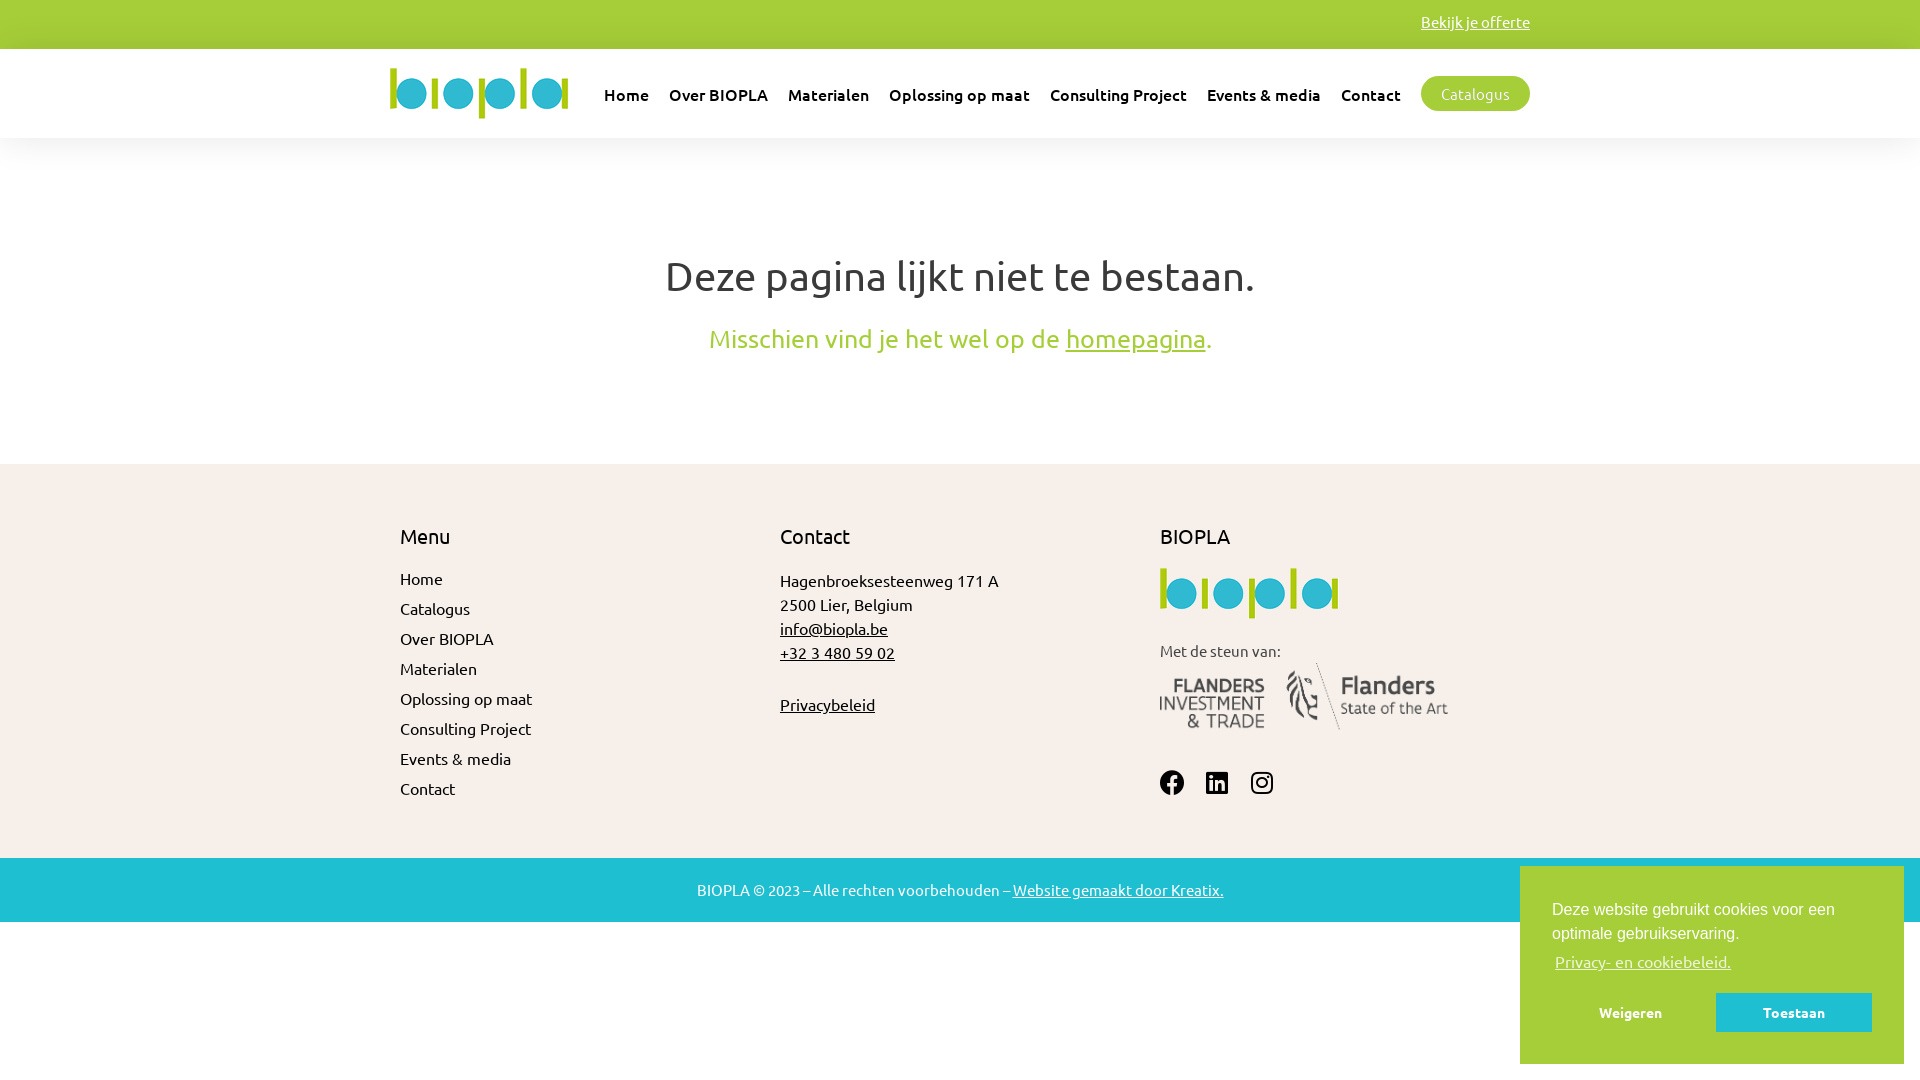 The image size is (1920, 1080). What do you see at coordinates (1419, 21) in the screenshot?
I see `'Bekijk je offerte'` at bounding box center [1419, 21].